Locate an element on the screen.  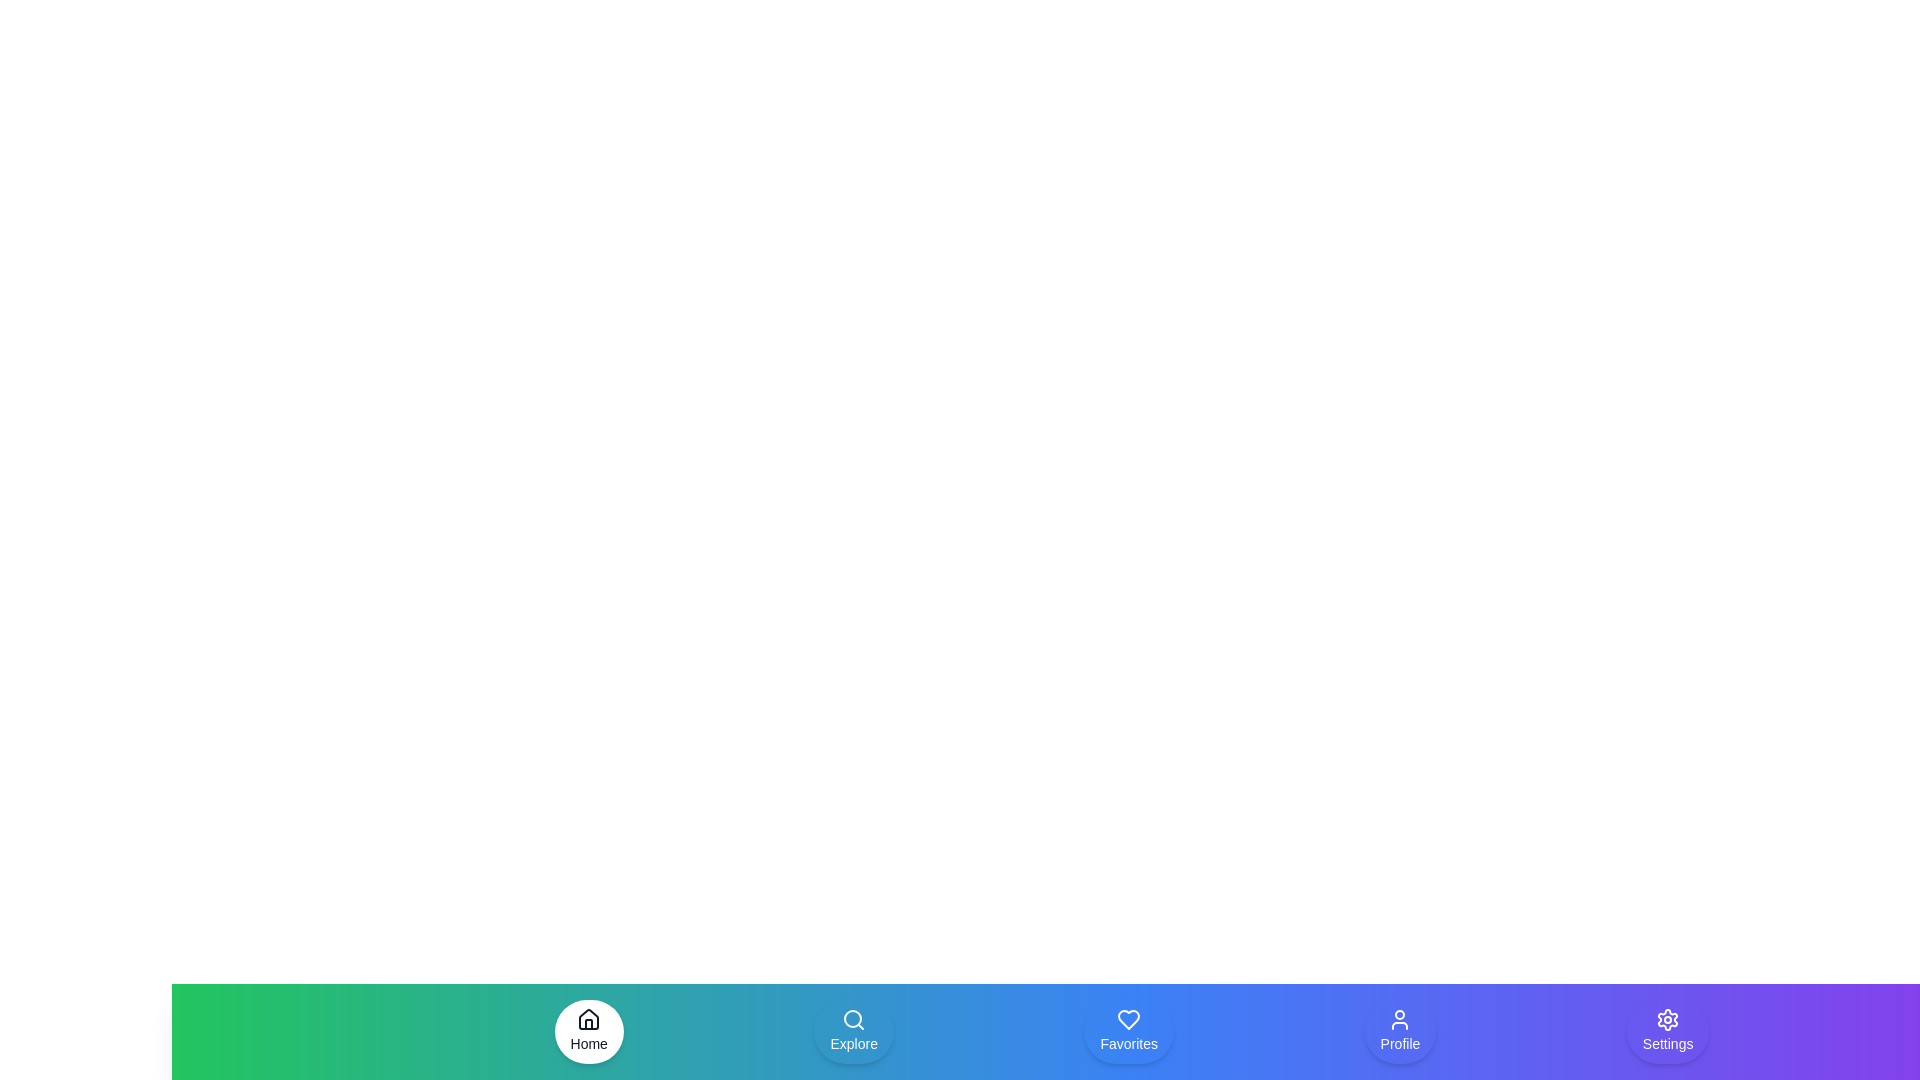
the navigation item Explore is located at coordinates (854, 1032).